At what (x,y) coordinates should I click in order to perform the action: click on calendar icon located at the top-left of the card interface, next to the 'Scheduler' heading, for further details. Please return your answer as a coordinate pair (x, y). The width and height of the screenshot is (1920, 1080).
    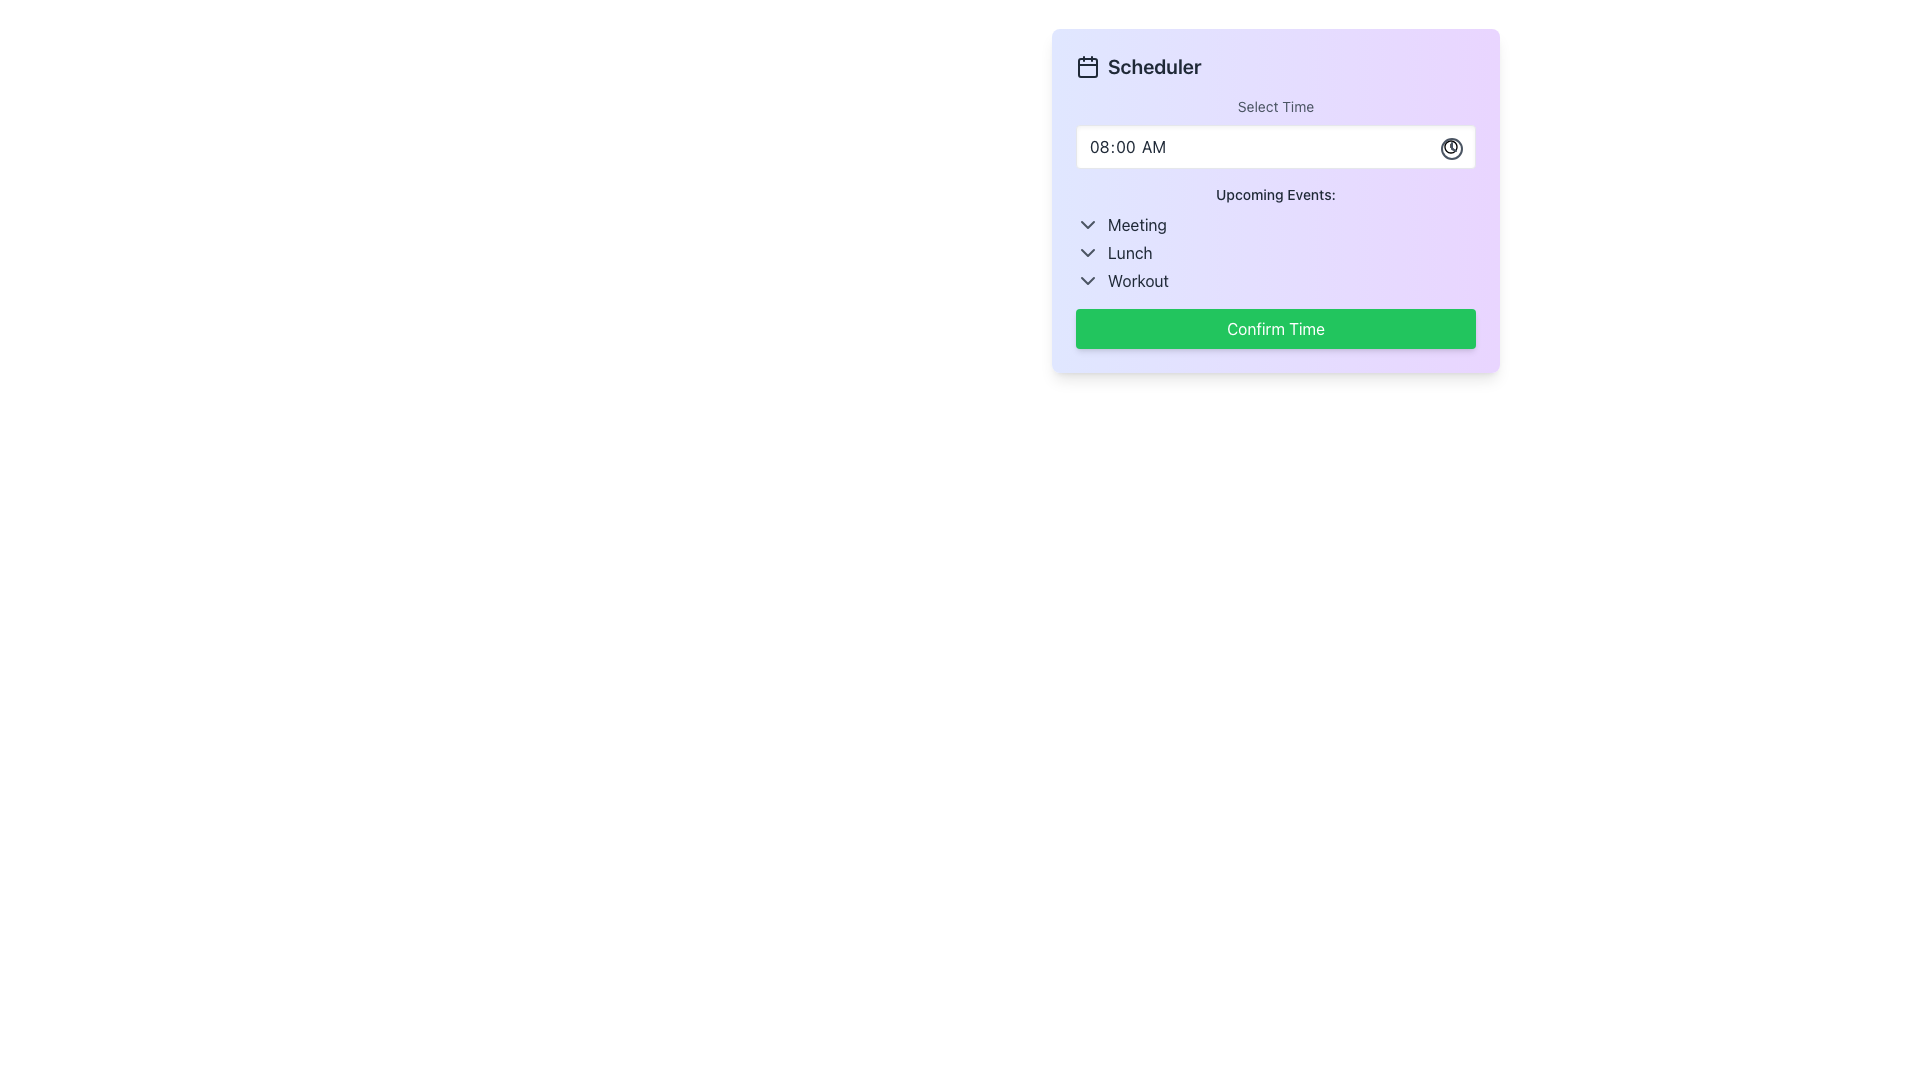
    Looking at the image, I should click on (1087, 65).